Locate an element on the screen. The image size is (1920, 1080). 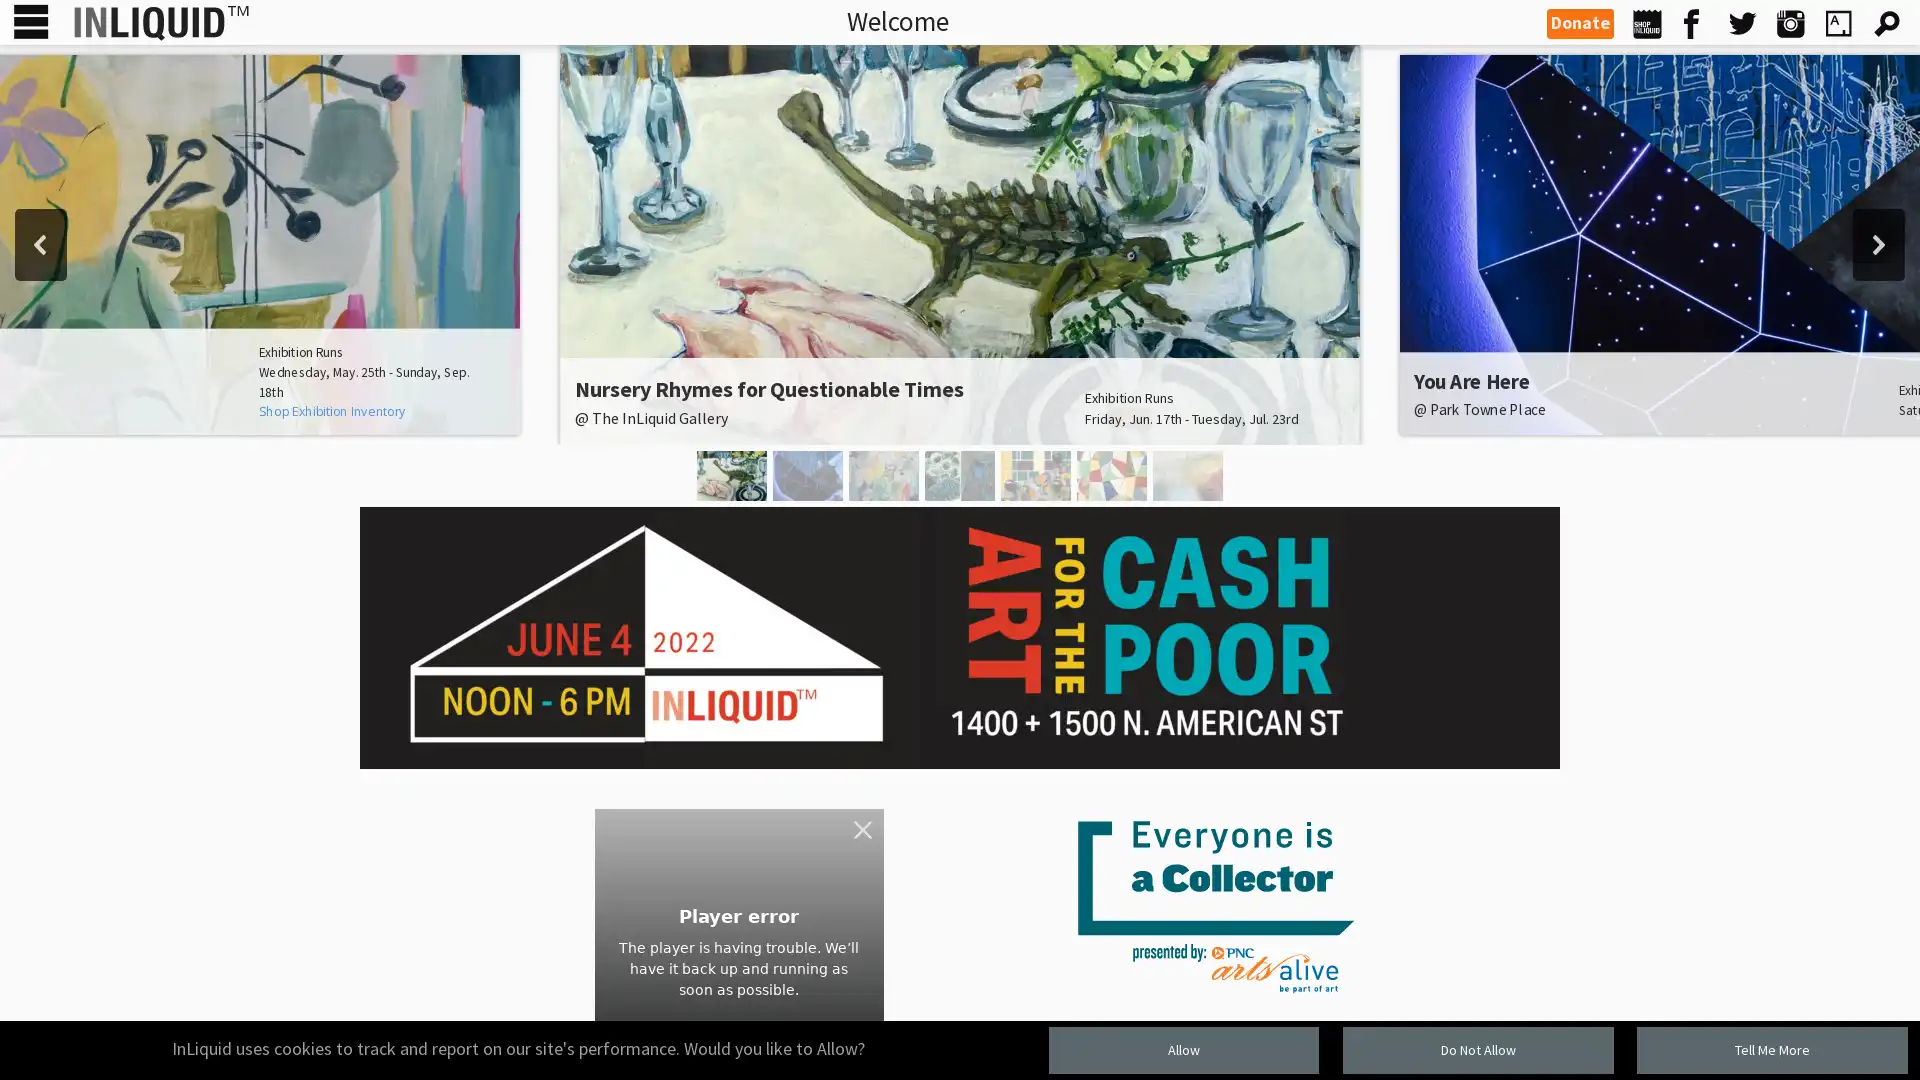
idyll is located at coordinates (882, 475).